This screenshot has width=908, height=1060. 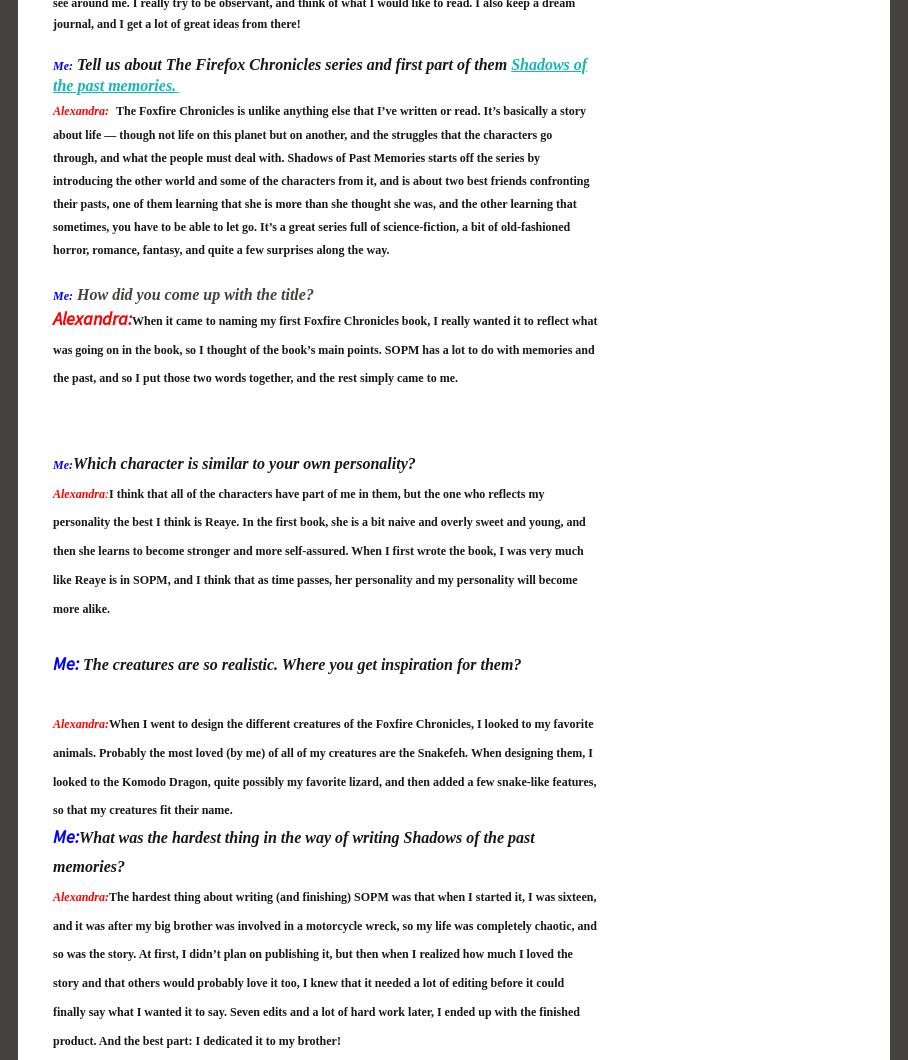 I want to click on ':', so click(x=103, y=492).